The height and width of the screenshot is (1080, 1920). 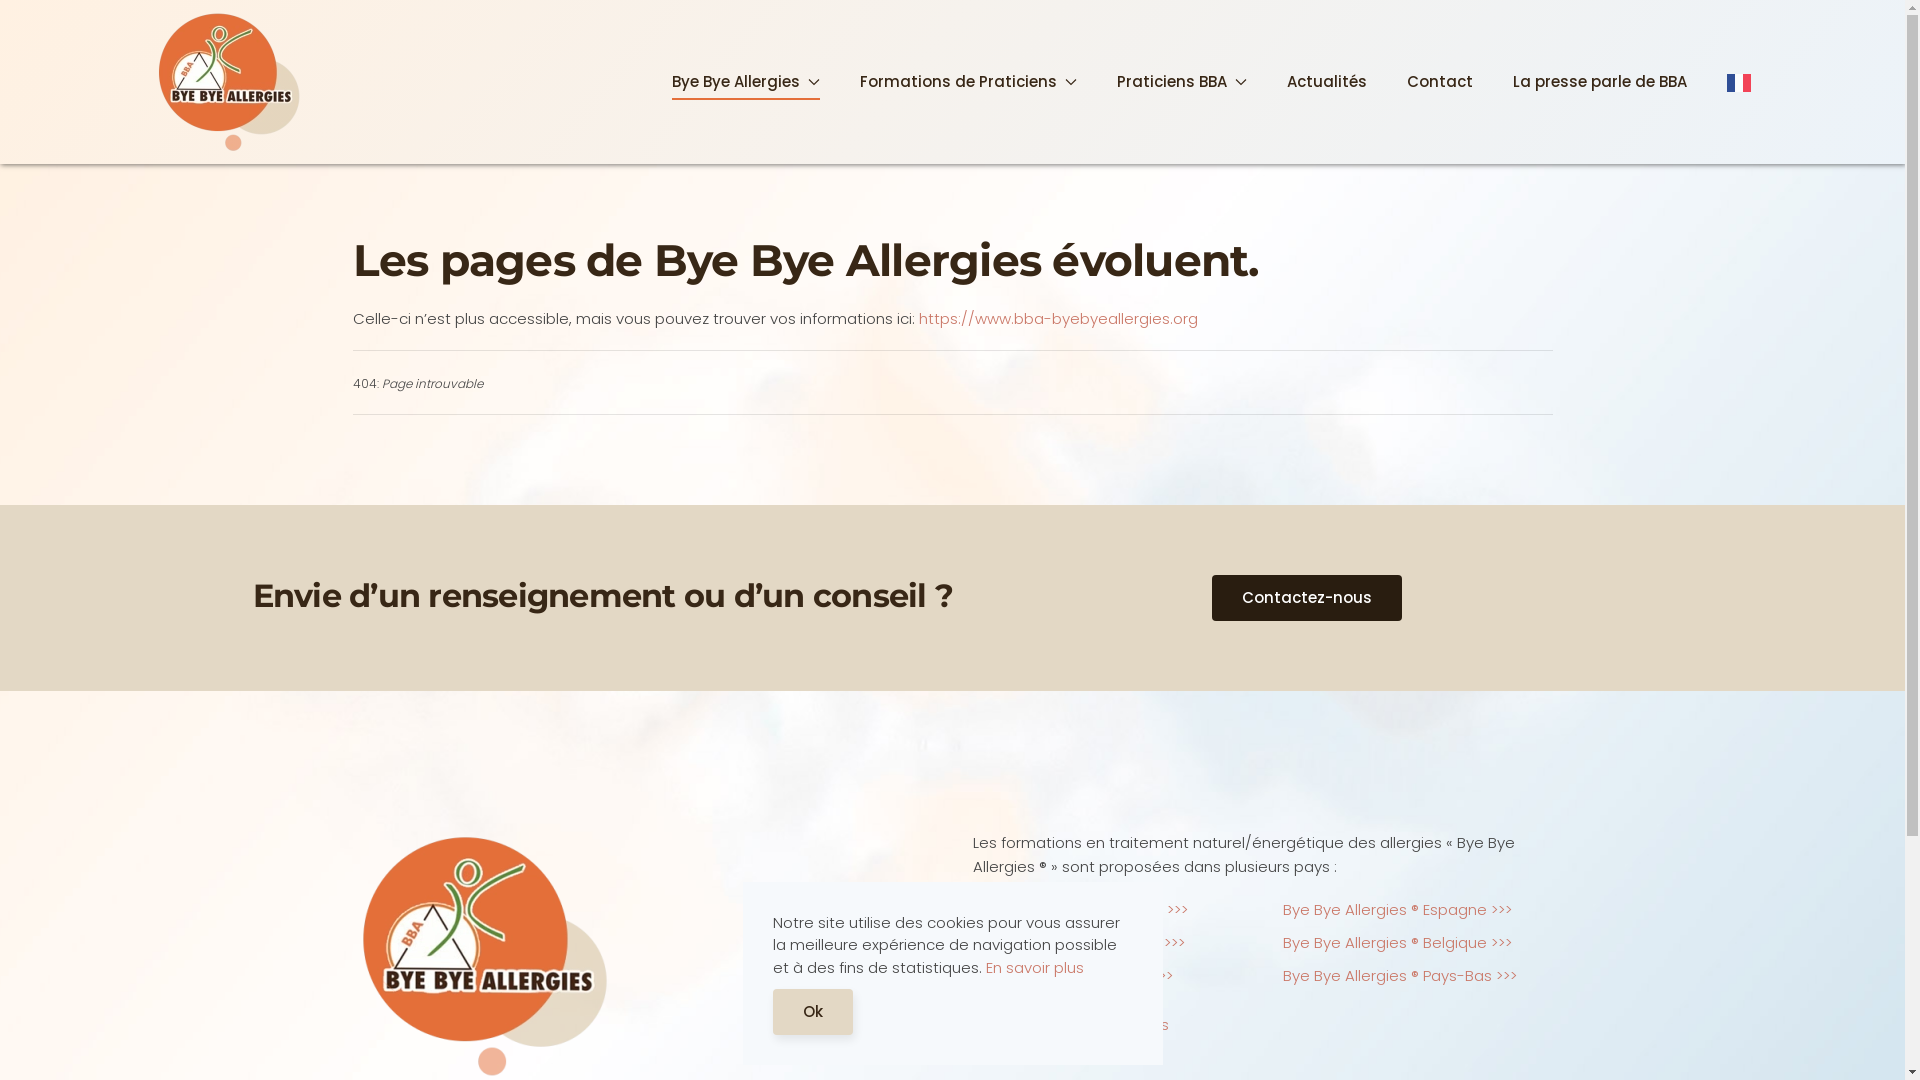 What do you see at coordinates (1597, 80) in the screenshot?
I see `'La presse parle de BBA'` at bounding box center [1597, 80].